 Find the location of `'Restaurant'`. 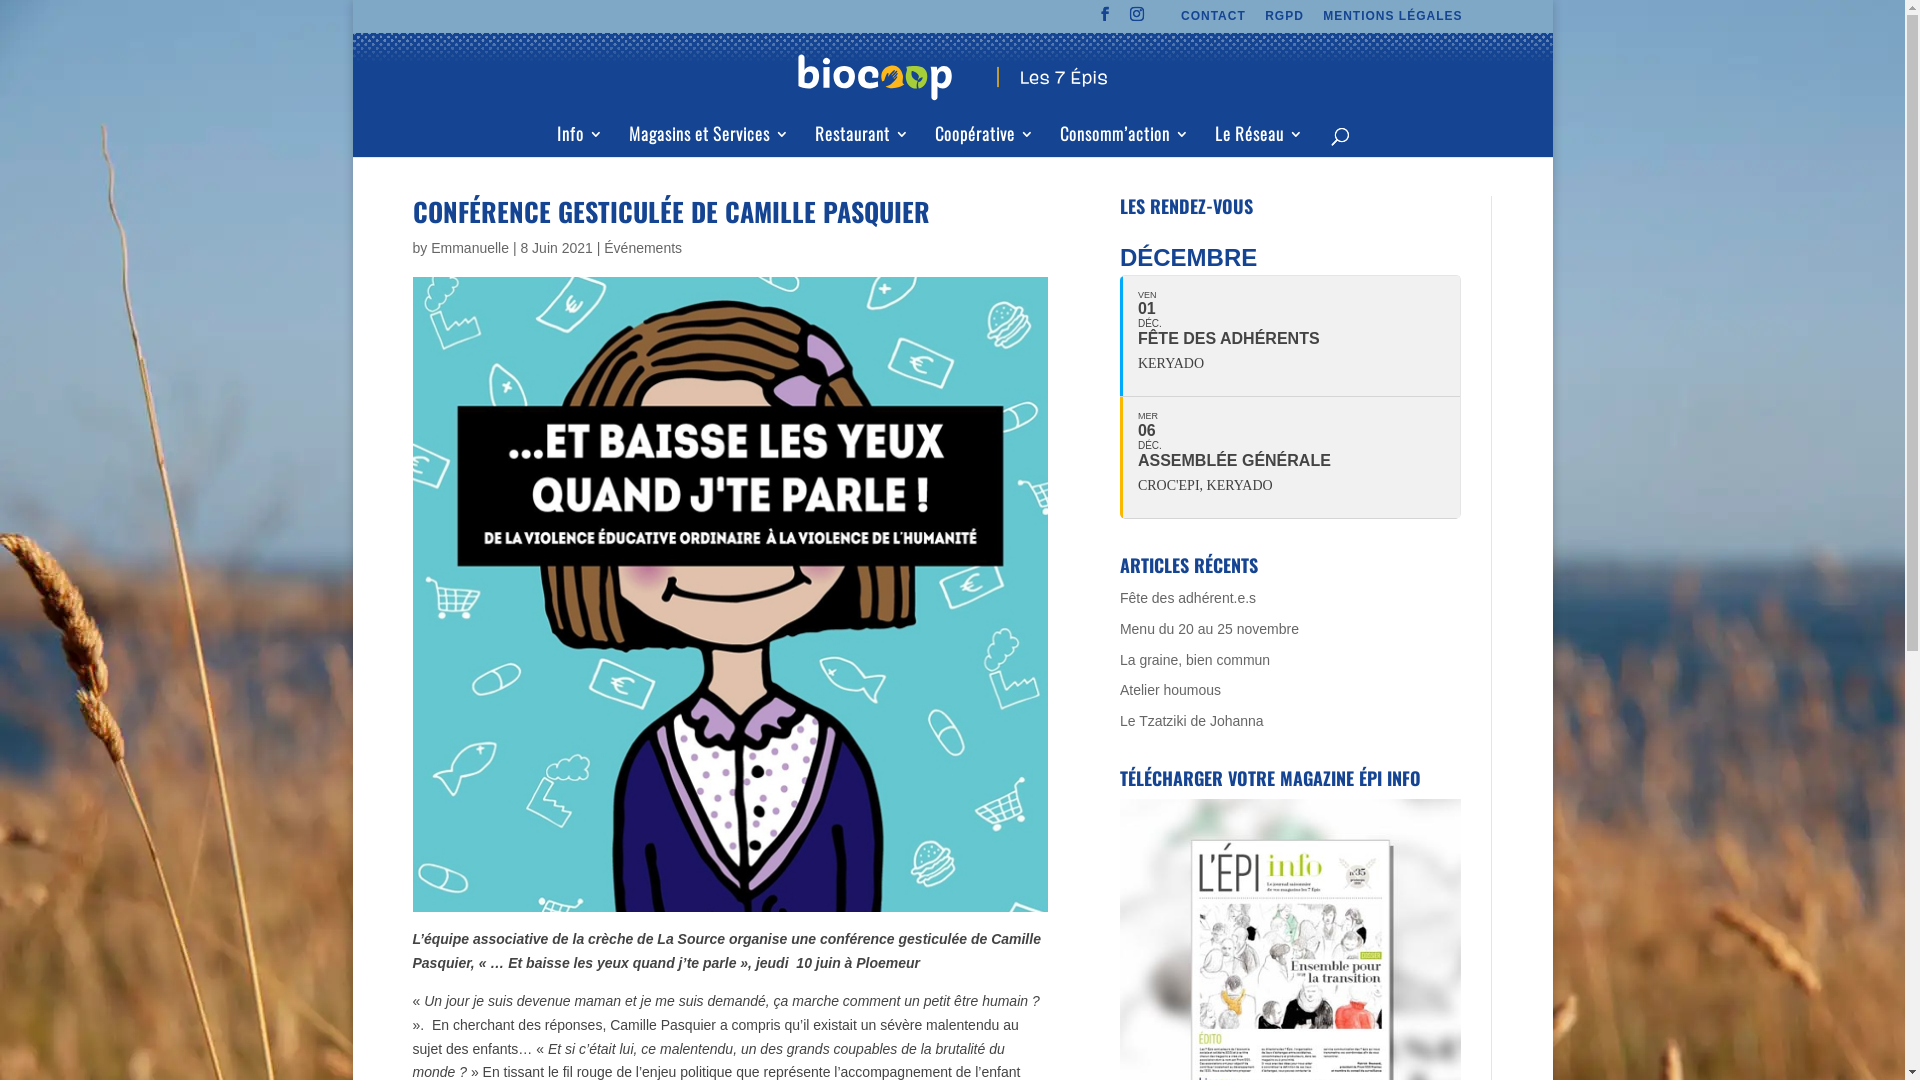

'Restaurant' is located at coordinates (861, 140).